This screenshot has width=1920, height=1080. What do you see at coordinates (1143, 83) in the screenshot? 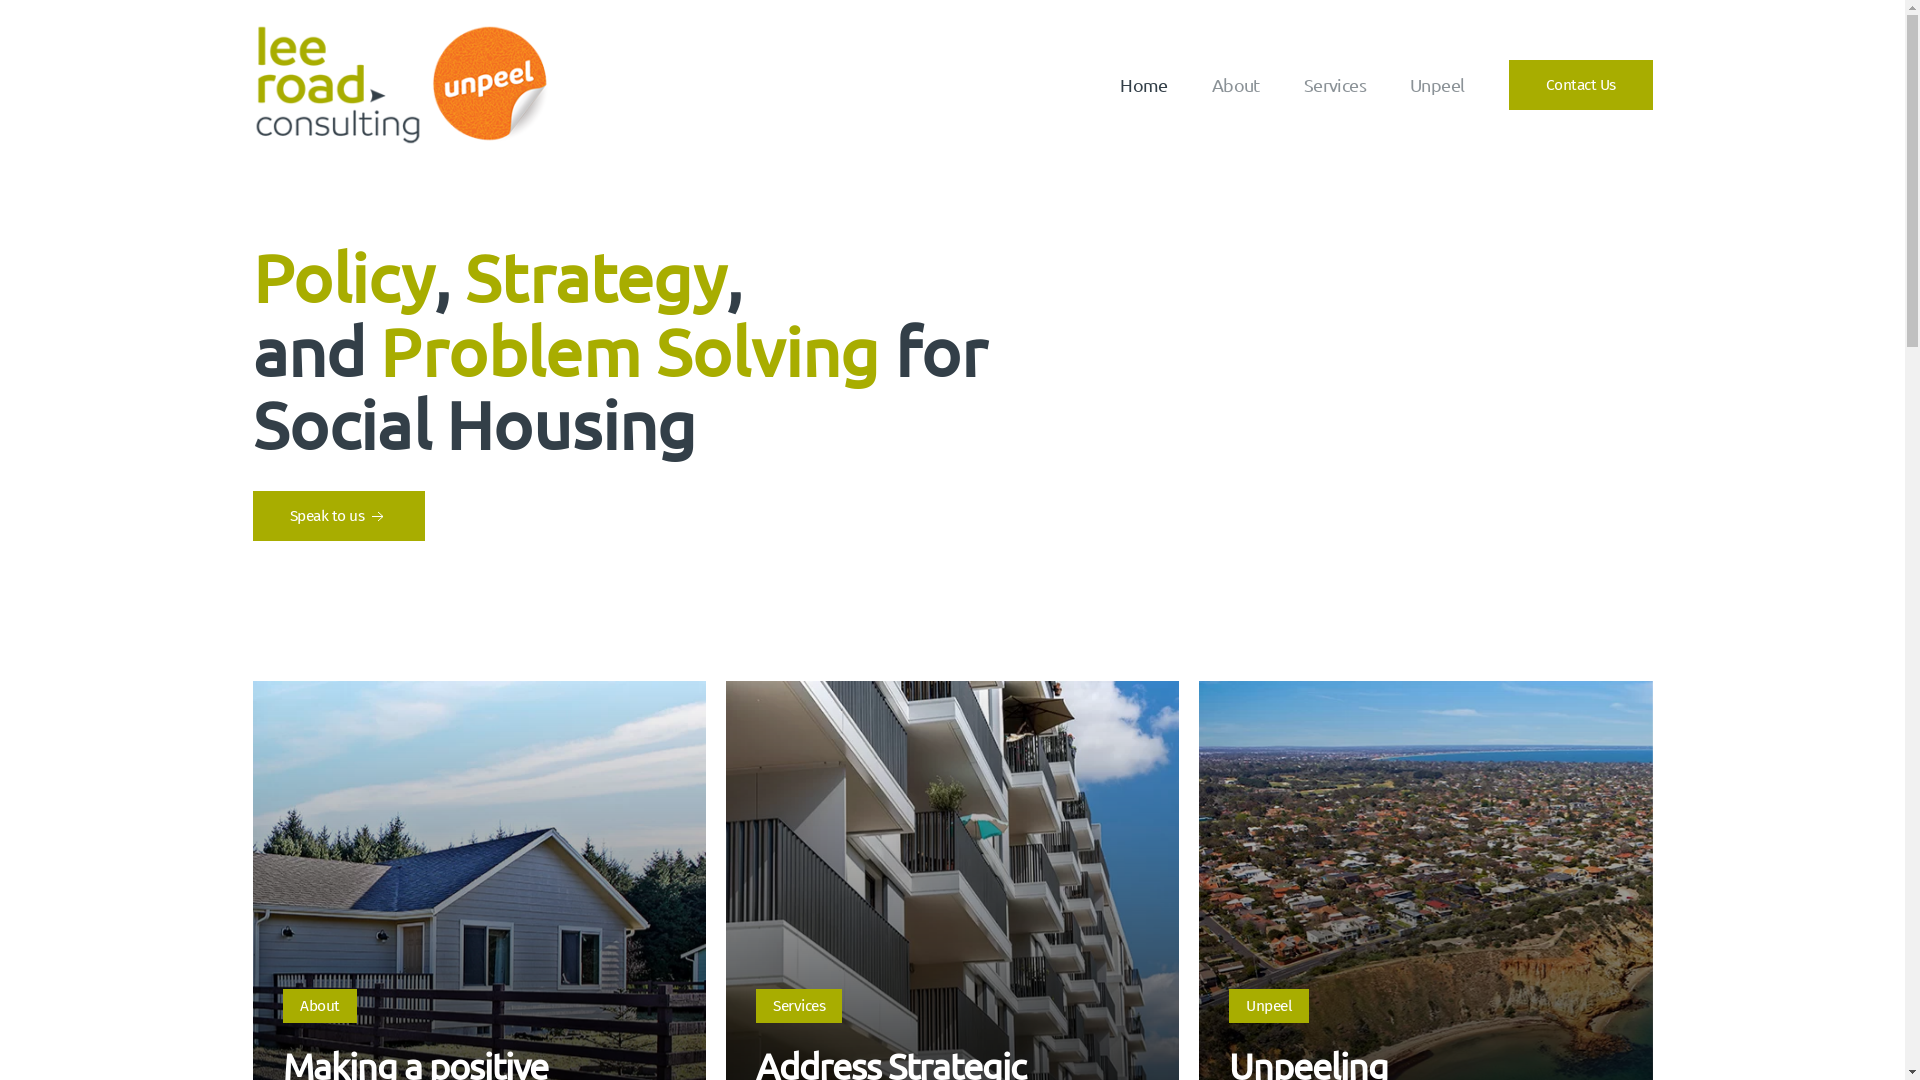
I see `'Home'` at bounding box center [1143, 83].